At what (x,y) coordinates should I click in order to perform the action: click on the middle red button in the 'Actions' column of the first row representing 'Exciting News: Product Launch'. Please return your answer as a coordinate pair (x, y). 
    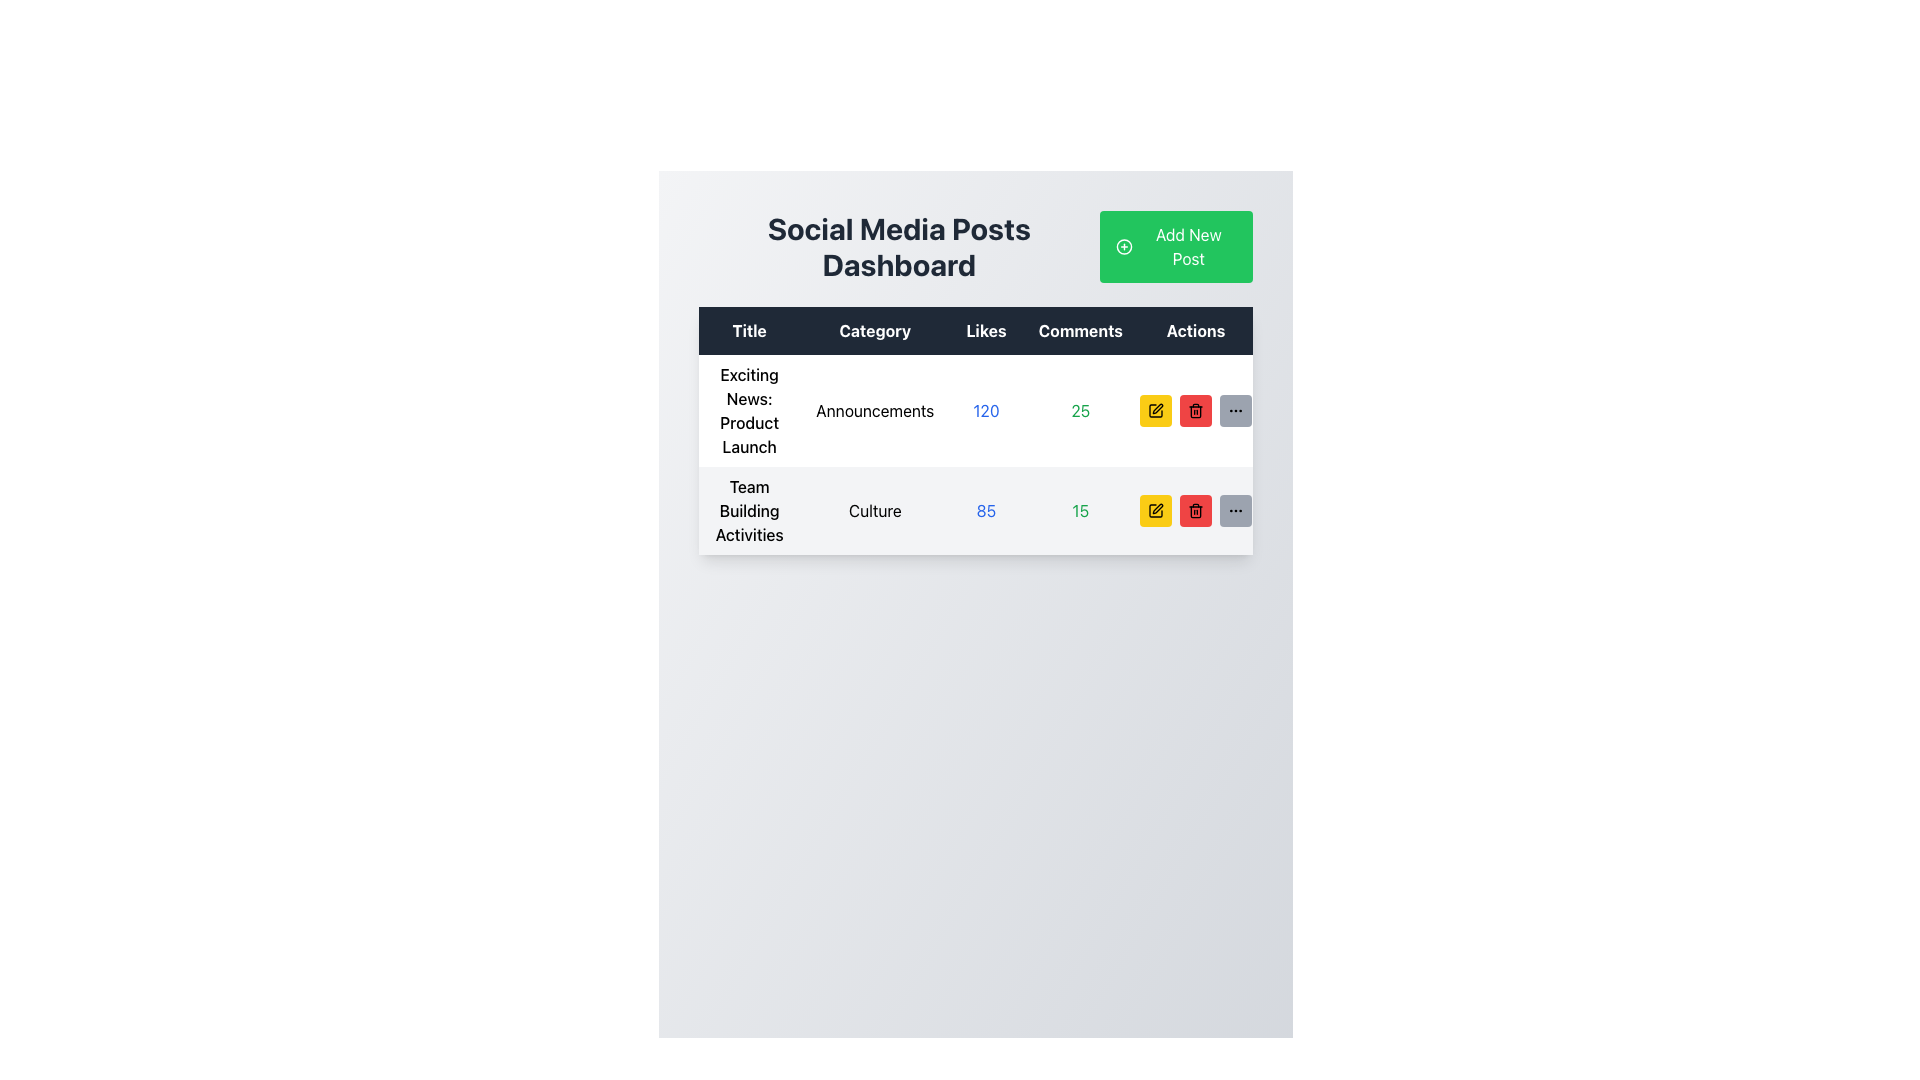
    Looking at the image, I should click on (1195, 410).